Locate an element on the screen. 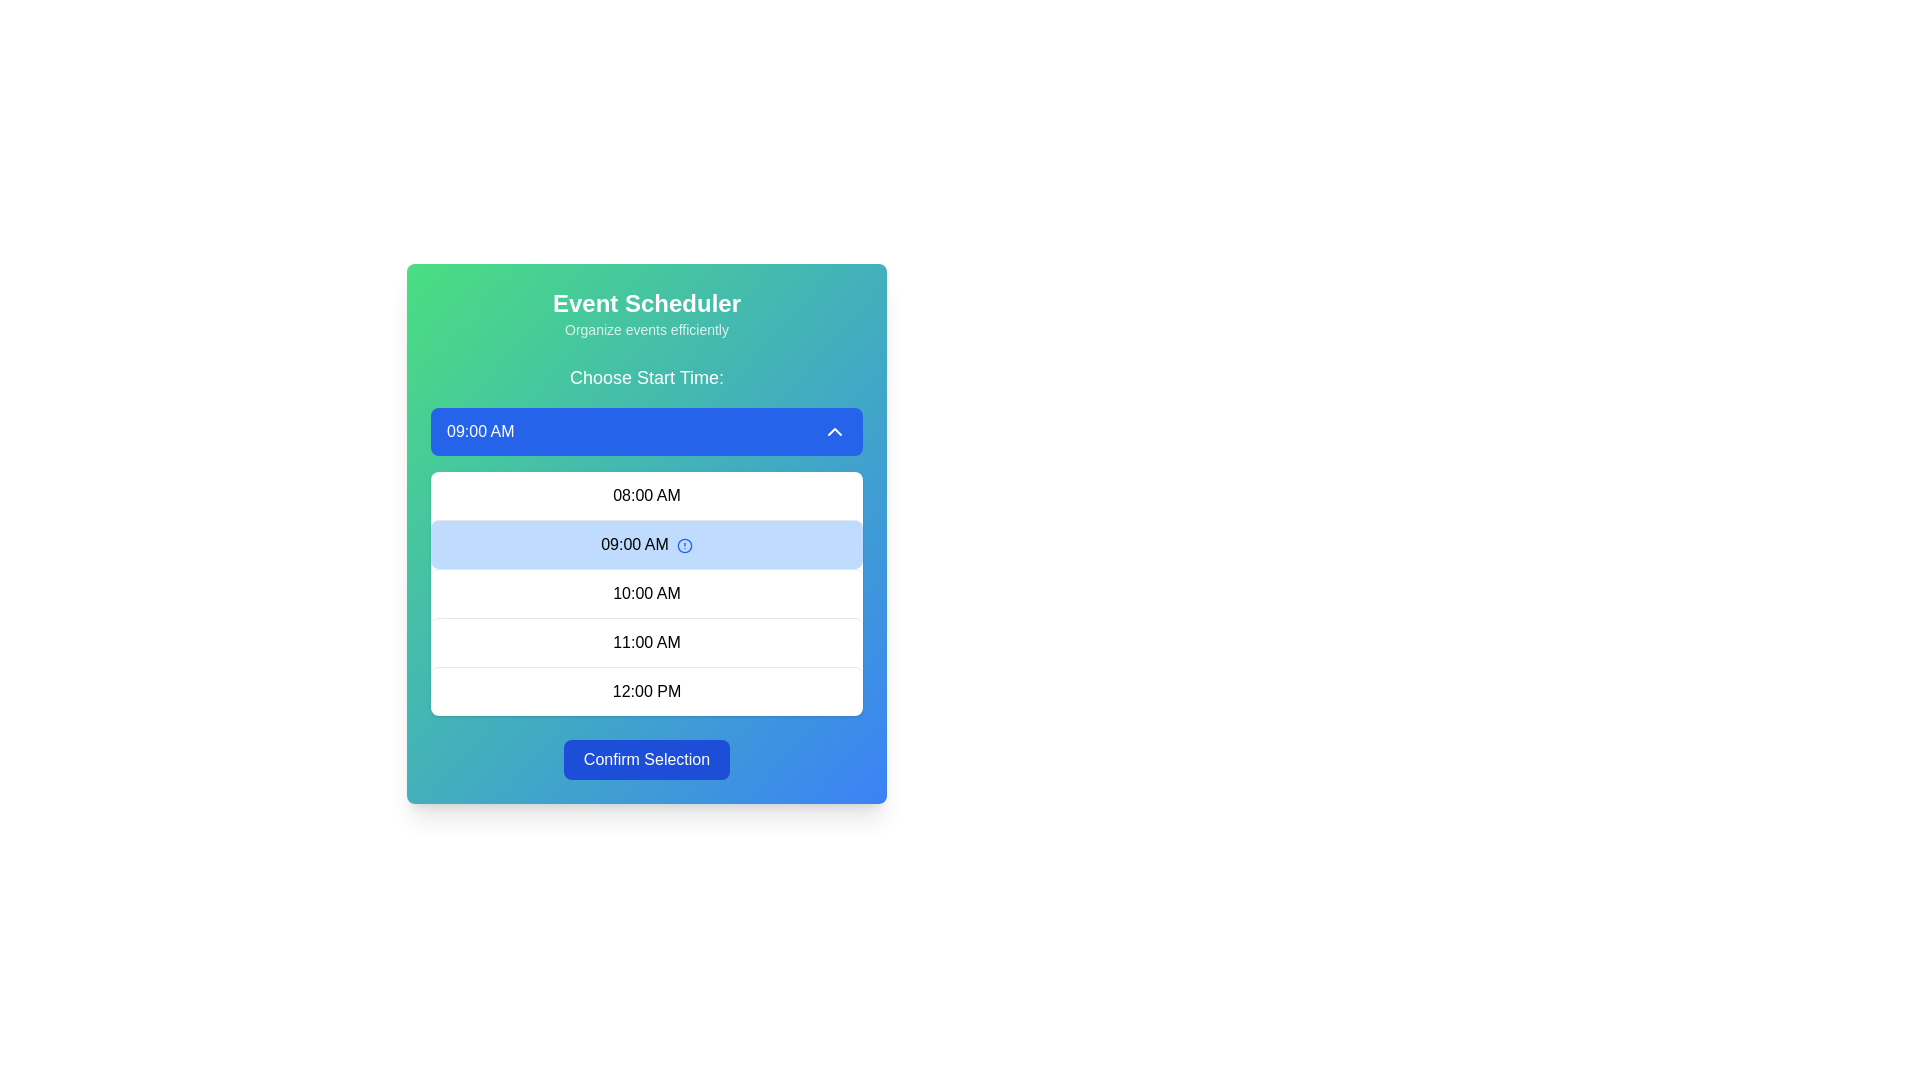 The image size is (1920, 1080). the list item representing '11:00 AM' in the time selection menu is located at coordinates (647, 642).